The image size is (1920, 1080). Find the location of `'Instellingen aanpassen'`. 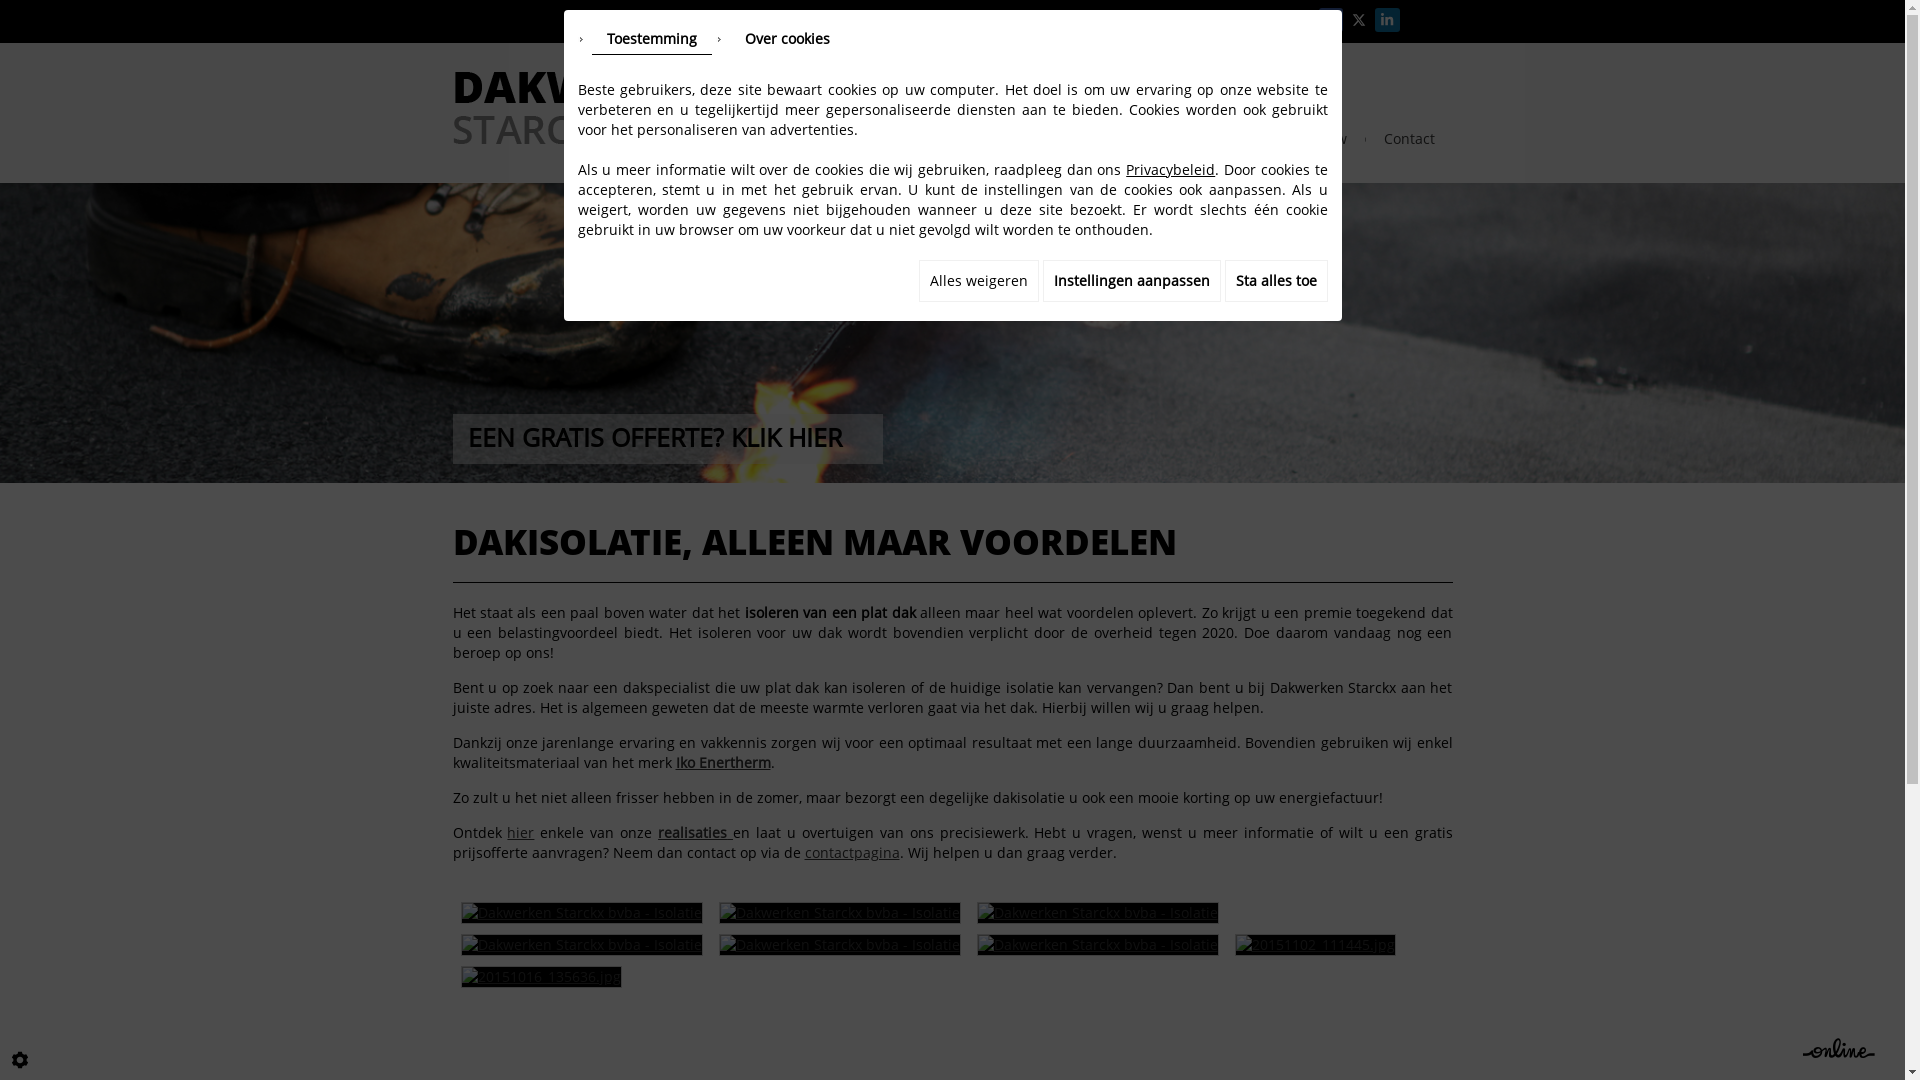

'Instellingen aanpassen' is located at coordinates (1131, 281).